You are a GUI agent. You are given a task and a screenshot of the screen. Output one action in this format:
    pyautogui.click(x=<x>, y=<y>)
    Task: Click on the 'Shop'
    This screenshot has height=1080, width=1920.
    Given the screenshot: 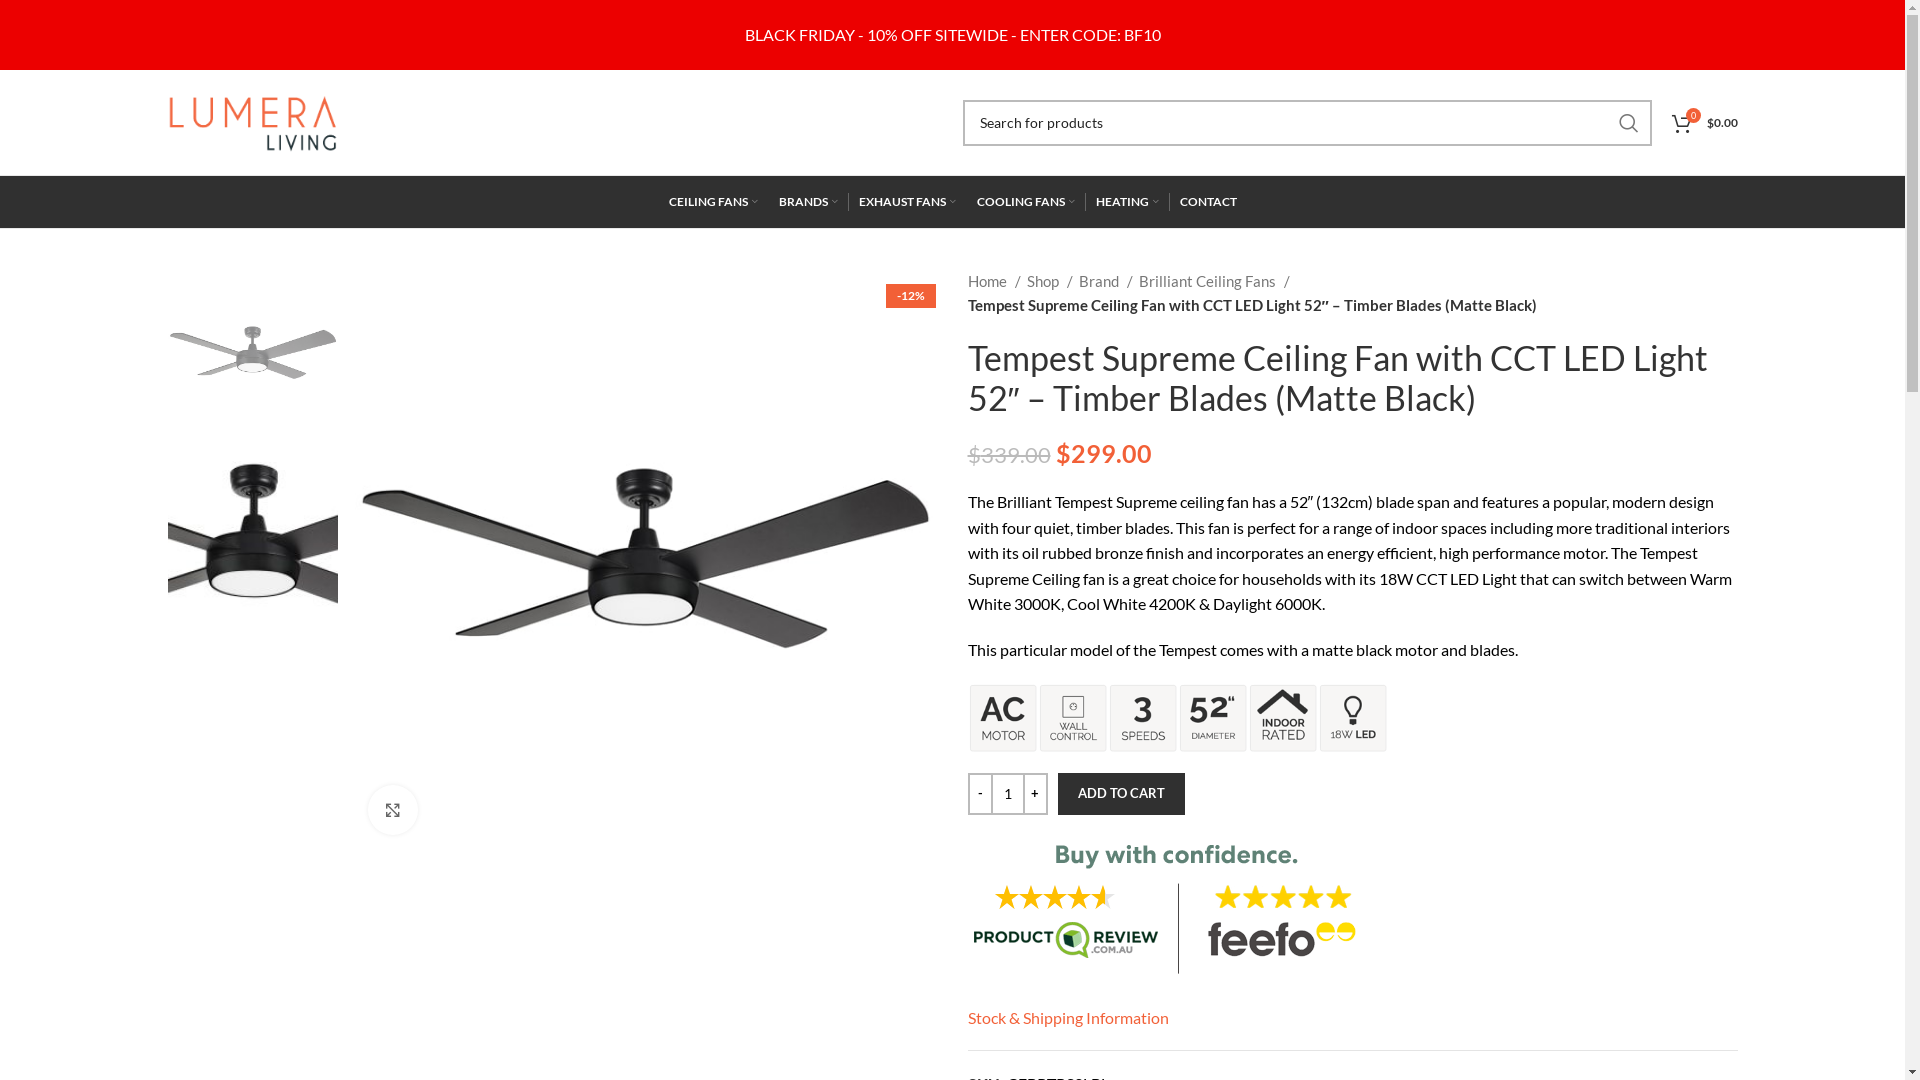 What is the action you would take?
    pyautogui.click(x=1048, y=281)
    